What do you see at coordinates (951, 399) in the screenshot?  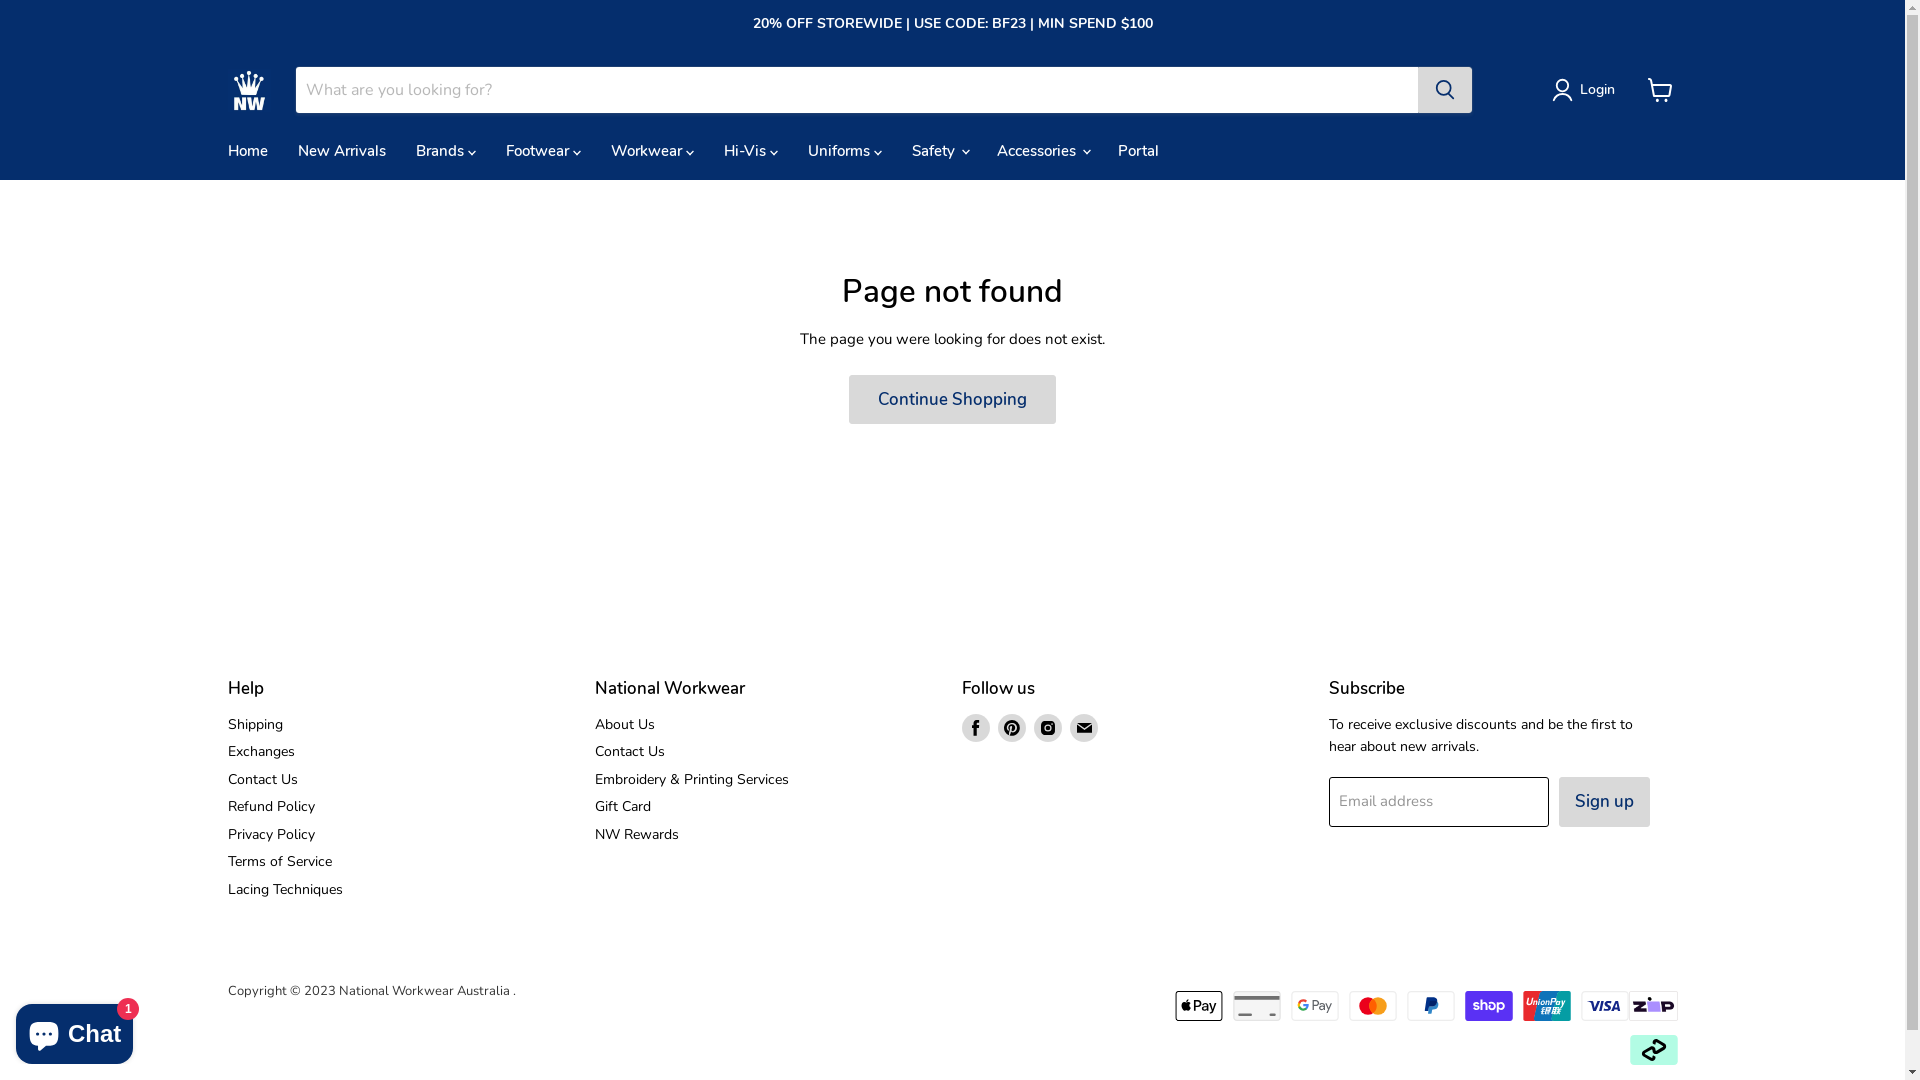 I see `'Continue Shopping'` at bounding box center [951, 399].